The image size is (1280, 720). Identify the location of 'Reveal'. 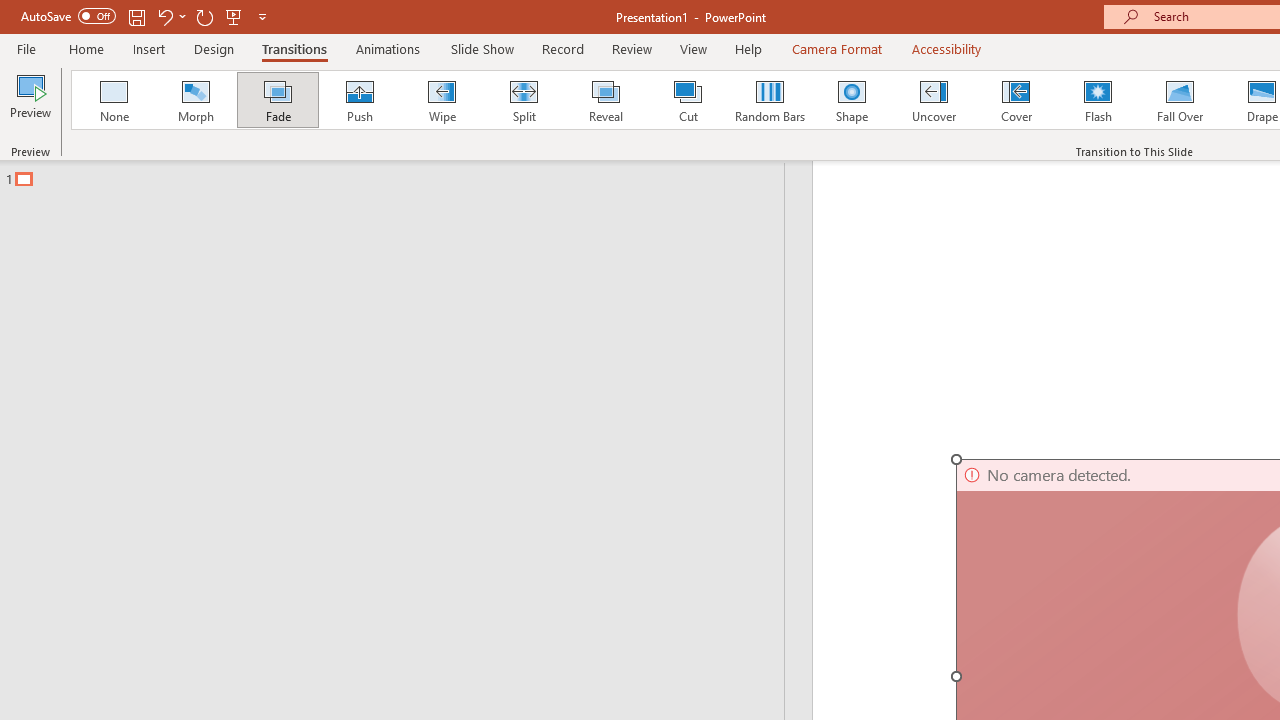
(604, 100).